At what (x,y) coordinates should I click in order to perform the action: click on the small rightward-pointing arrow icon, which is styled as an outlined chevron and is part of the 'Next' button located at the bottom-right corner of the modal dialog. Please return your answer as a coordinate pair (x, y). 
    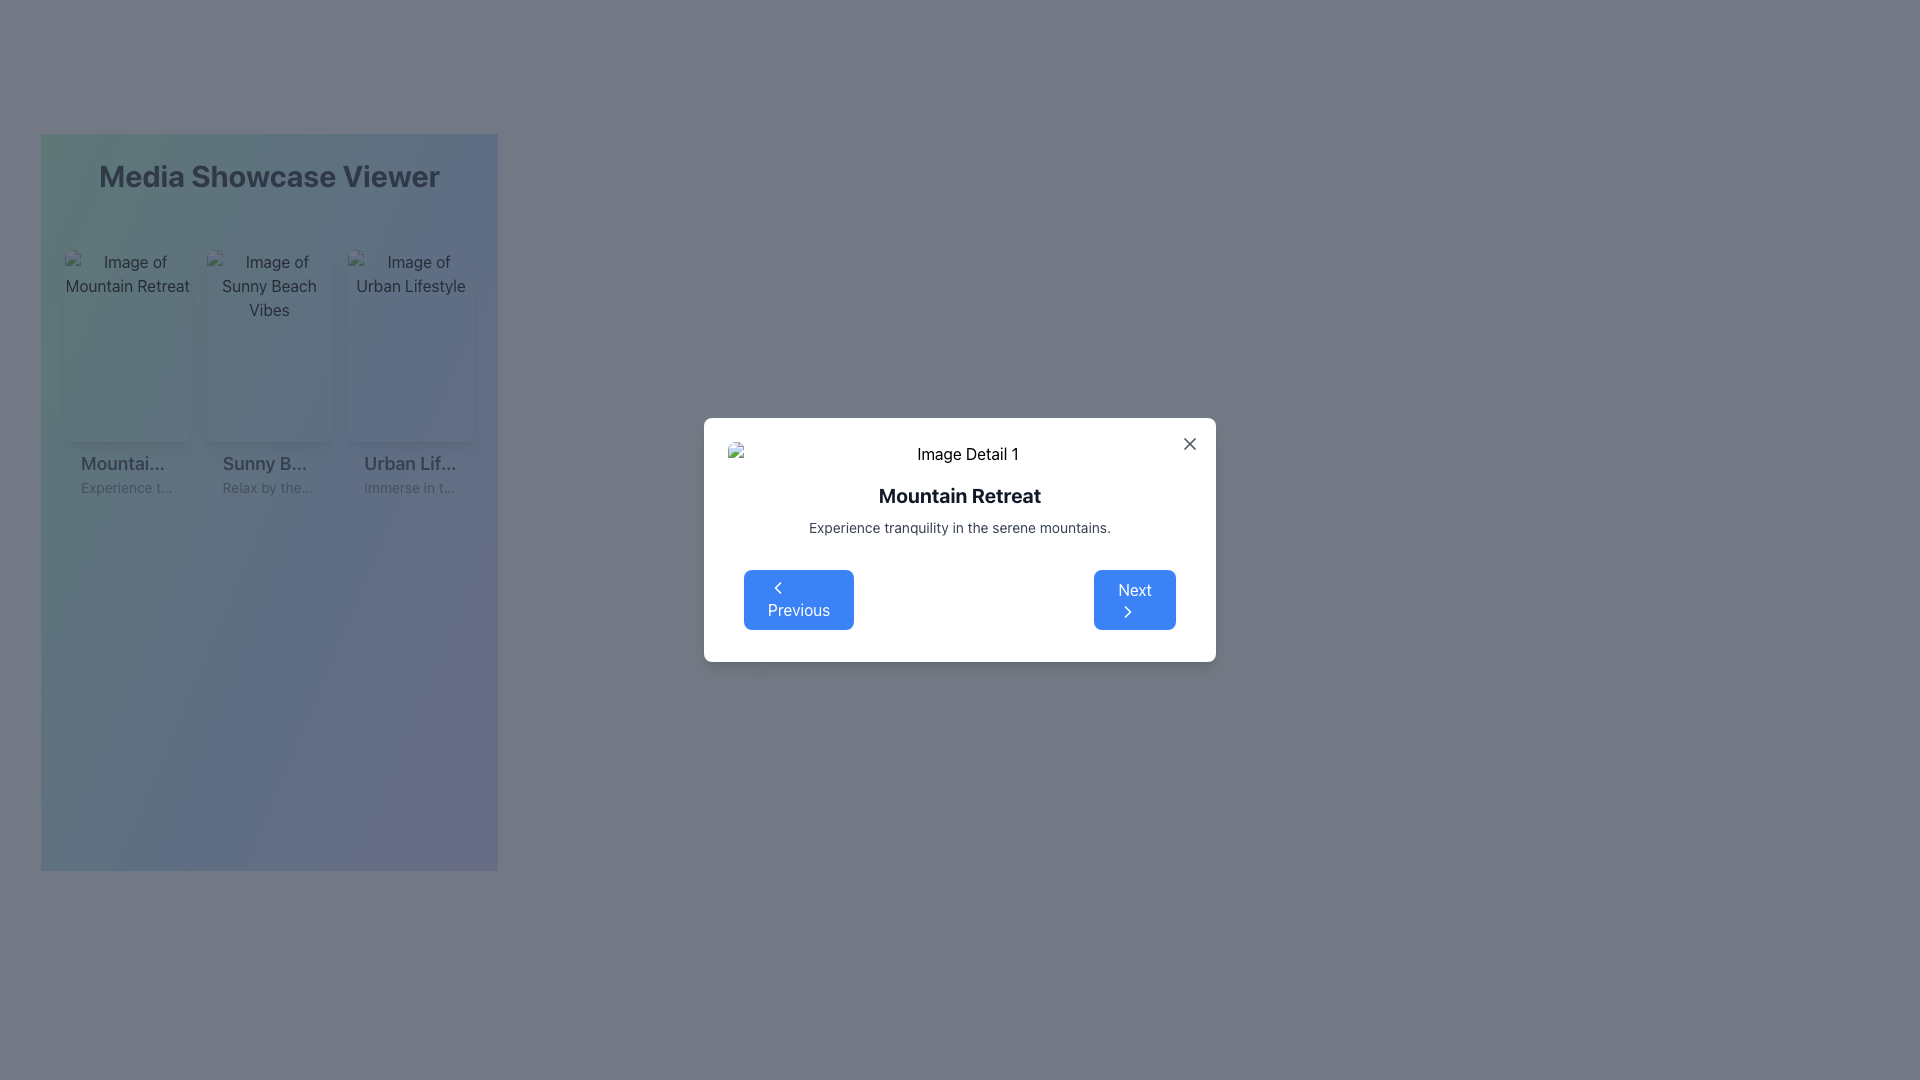
    Looking at the image, I should click on (1128, 611).